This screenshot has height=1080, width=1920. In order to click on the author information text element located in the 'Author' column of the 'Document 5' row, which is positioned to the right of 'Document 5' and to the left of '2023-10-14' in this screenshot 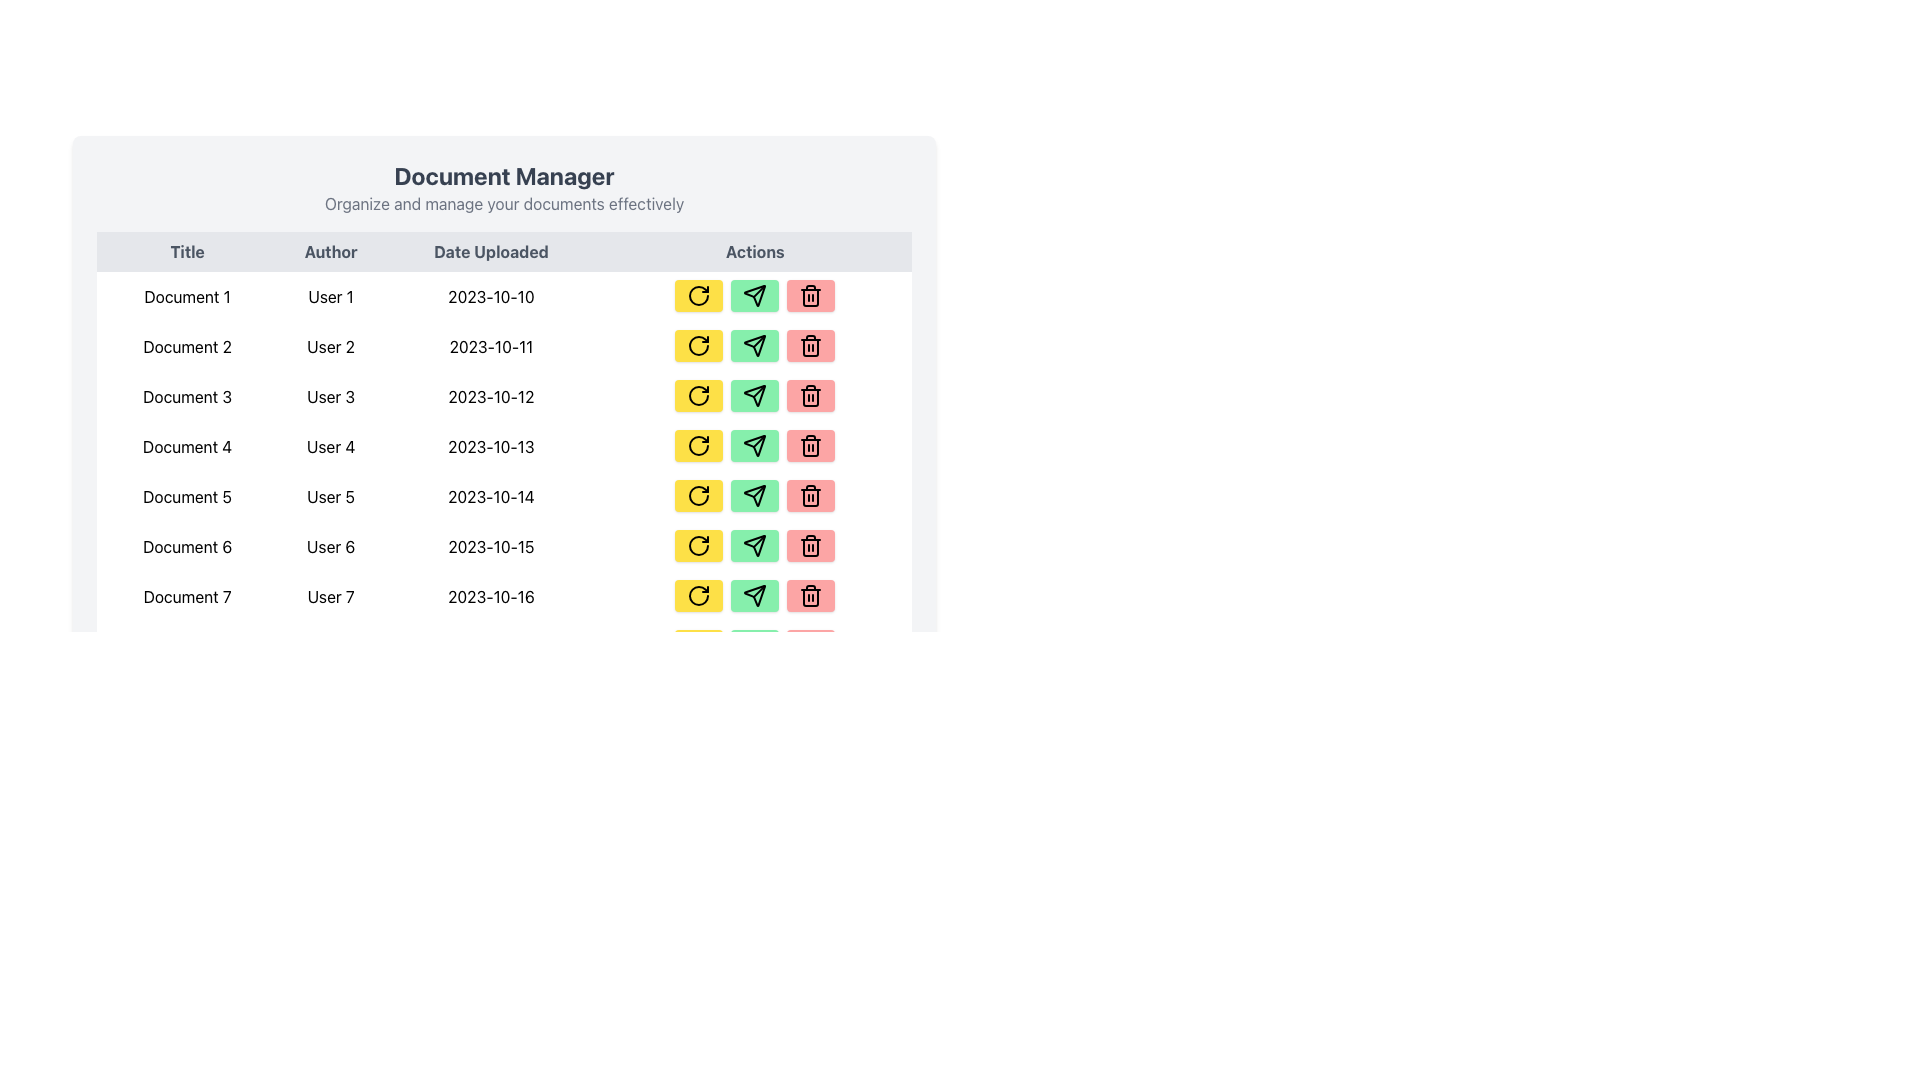, I will do `click(331, 496)`.